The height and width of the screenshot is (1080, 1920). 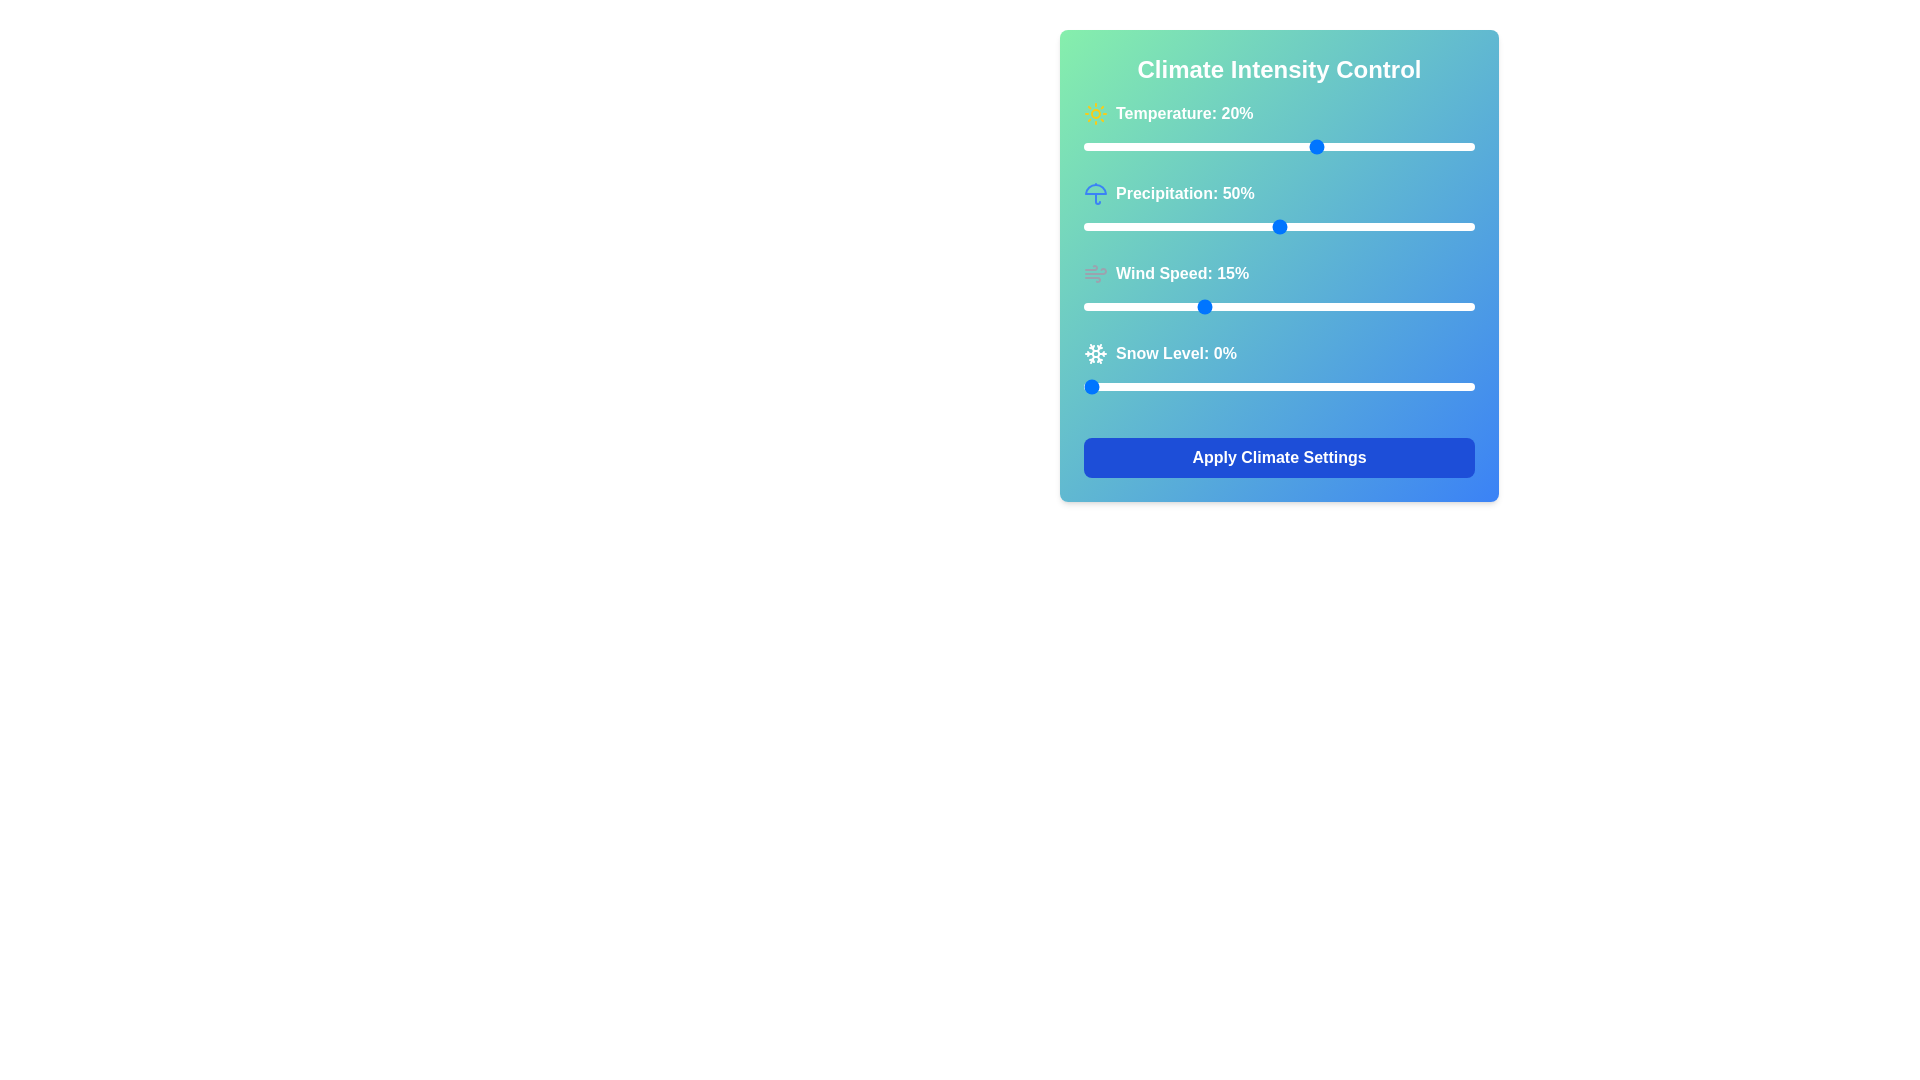 I want to click on the Temperature, so click(x=1239, y=145).